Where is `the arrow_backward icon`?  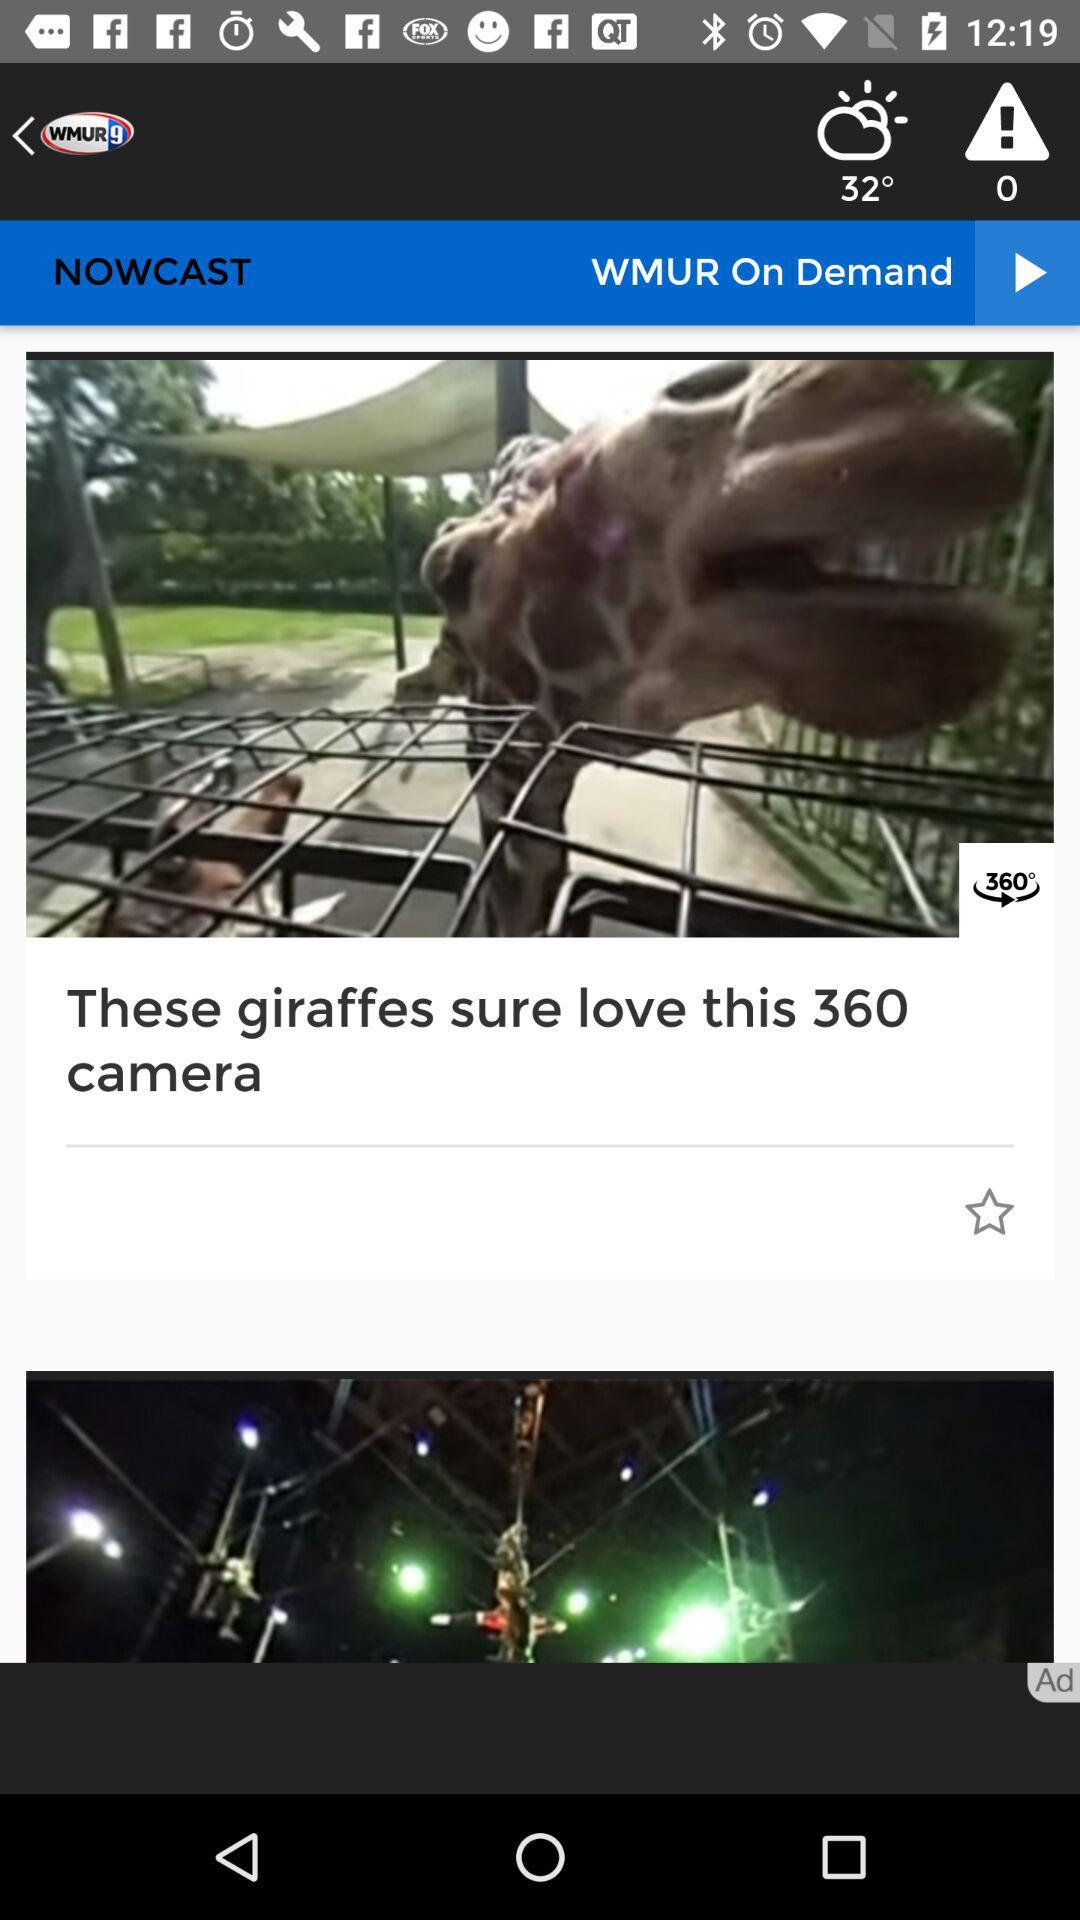 the arrow_backward icon is located at coordinates (72, 135).